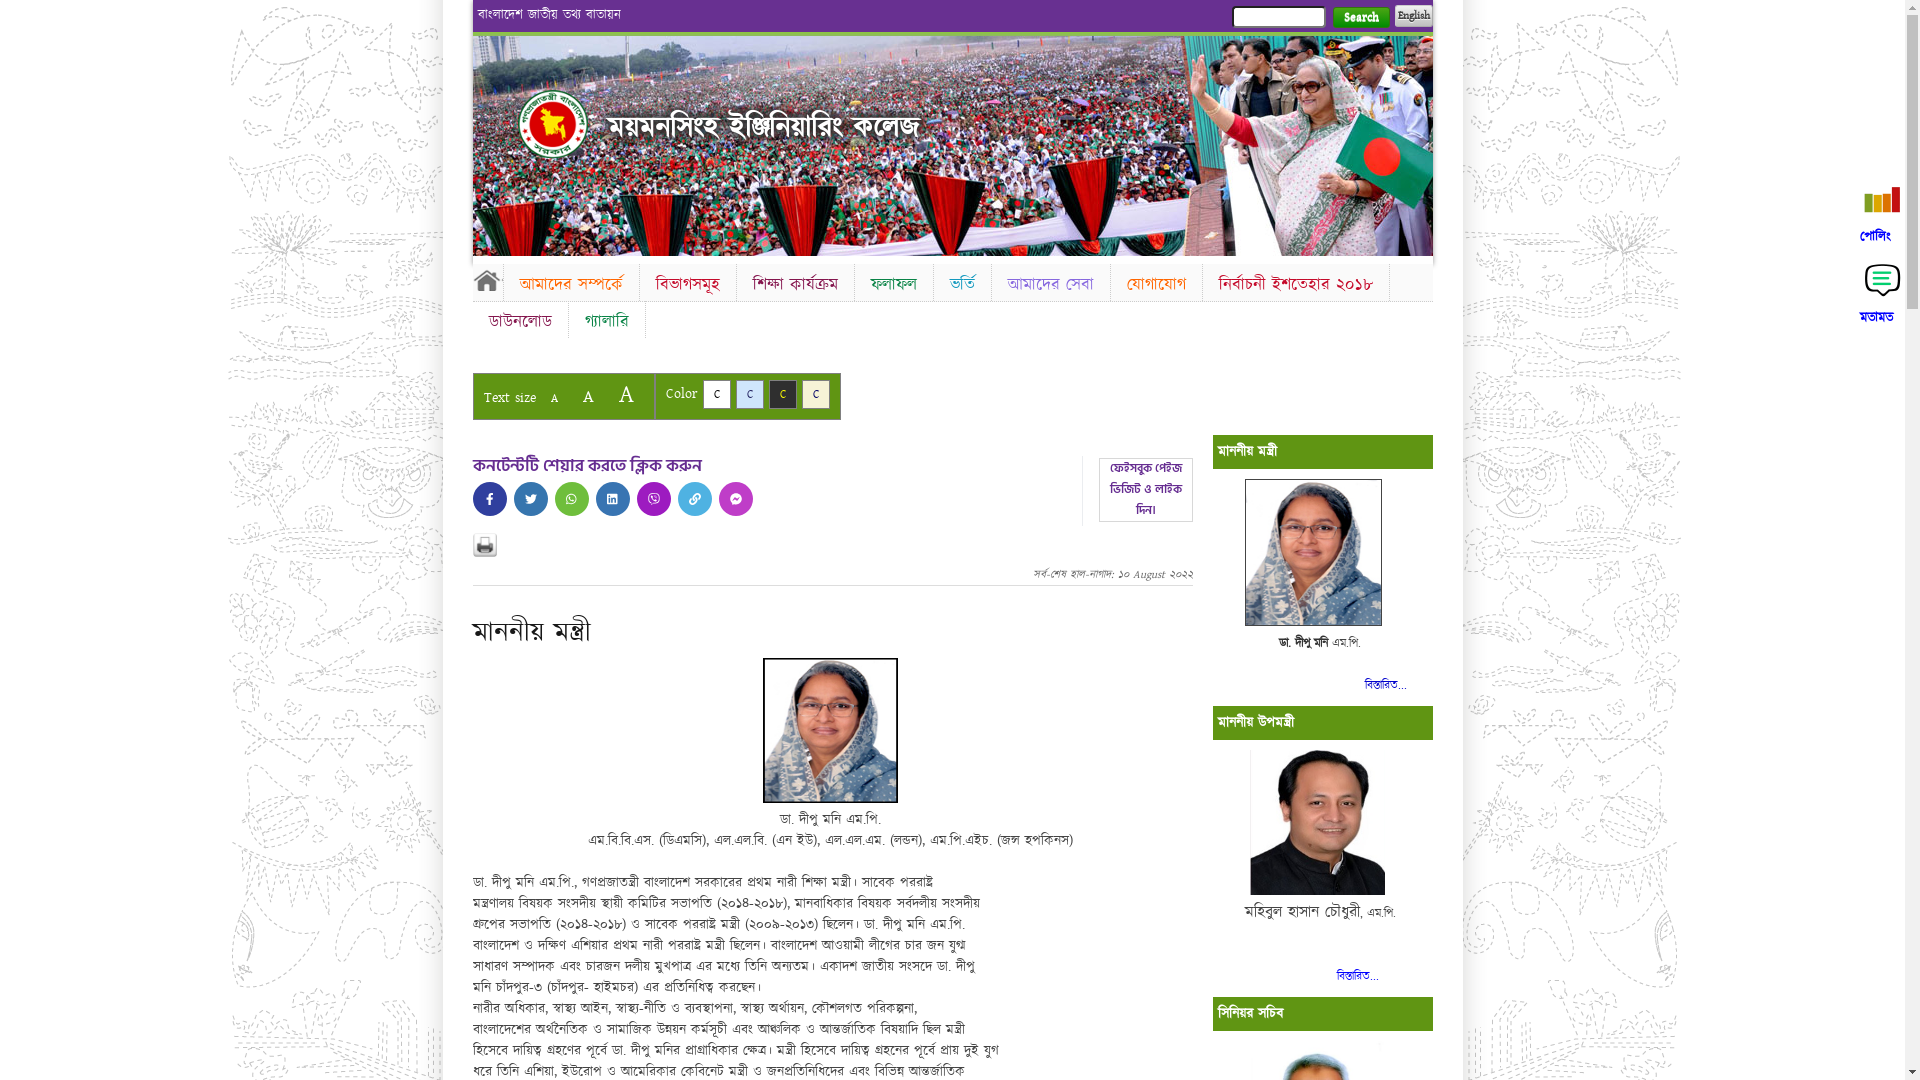 The width and height of the screenshot is (1920, 1080). I want to click on 'English', so click(1411, 15).